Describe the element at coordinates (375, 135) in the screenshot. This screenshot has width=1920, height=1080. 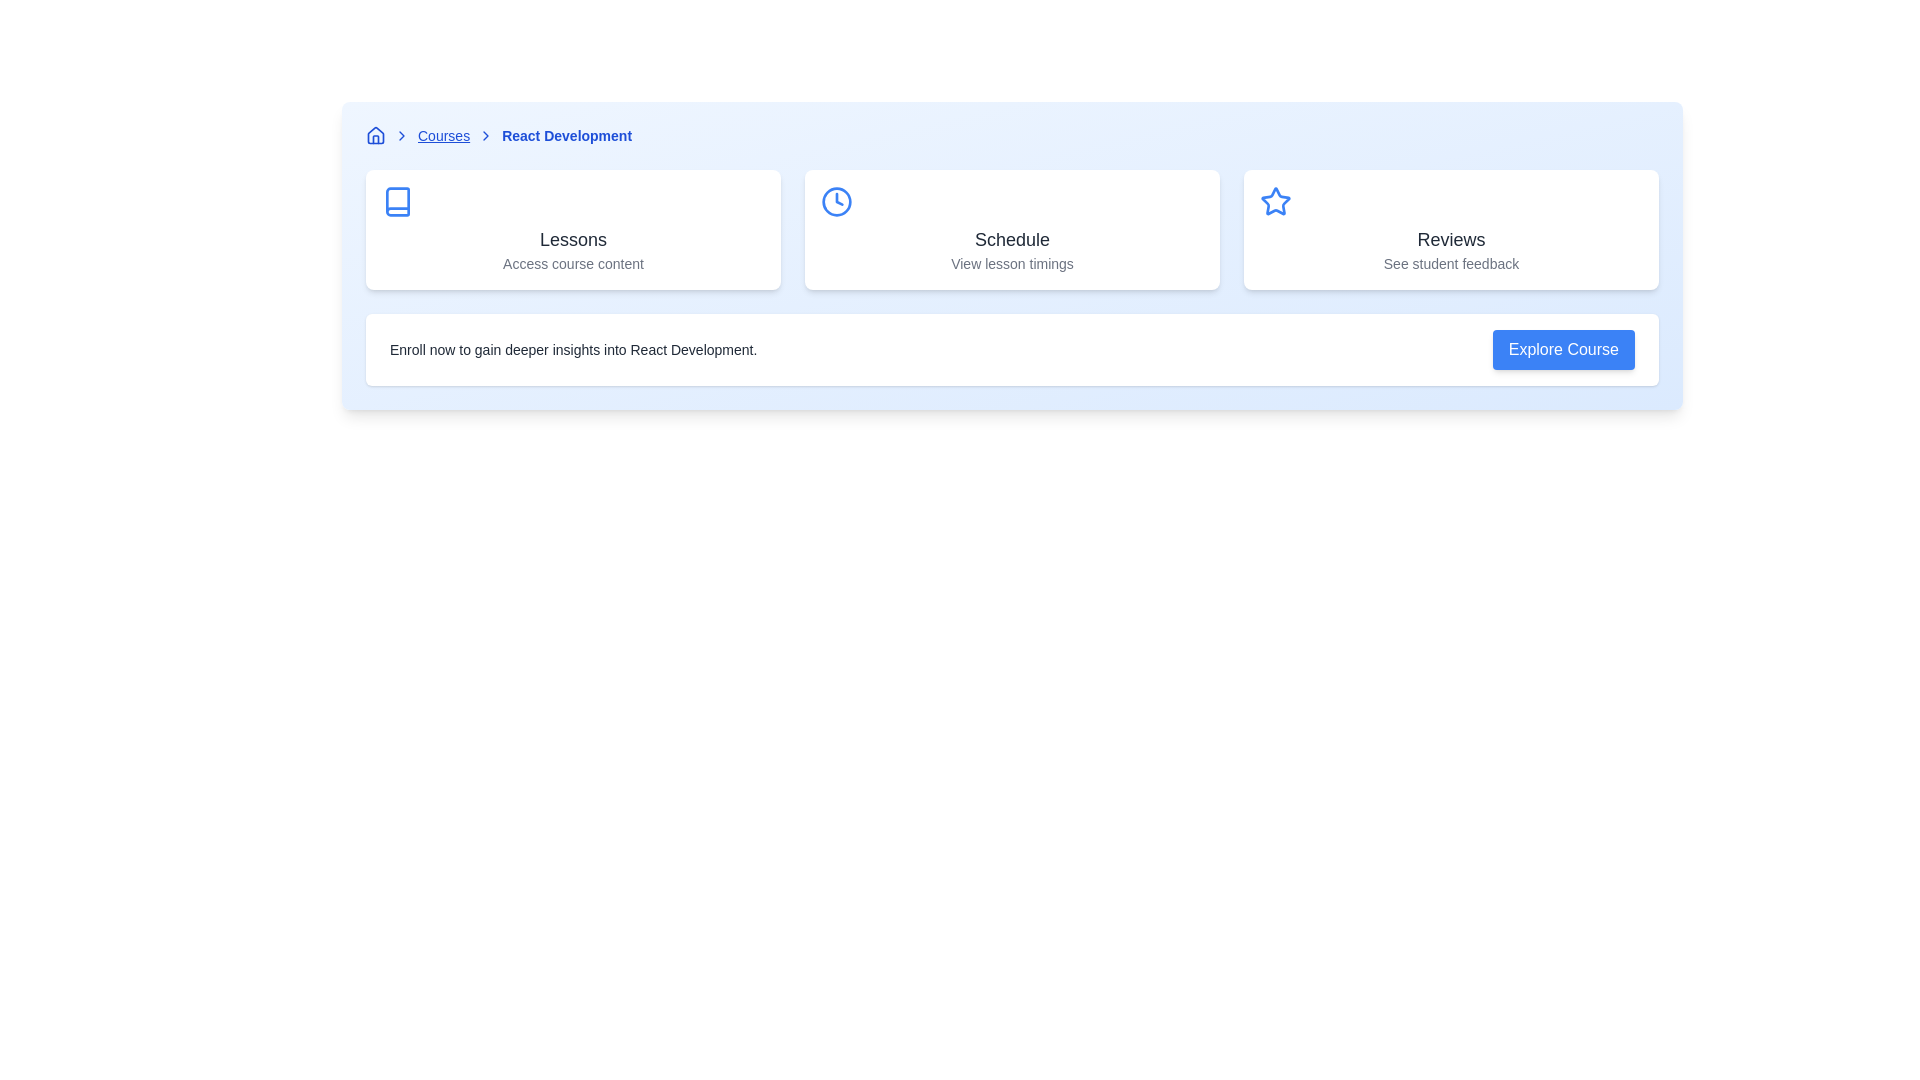
I see `the blue house icon located at the start of the breadcrumb navigation bar` at that location.